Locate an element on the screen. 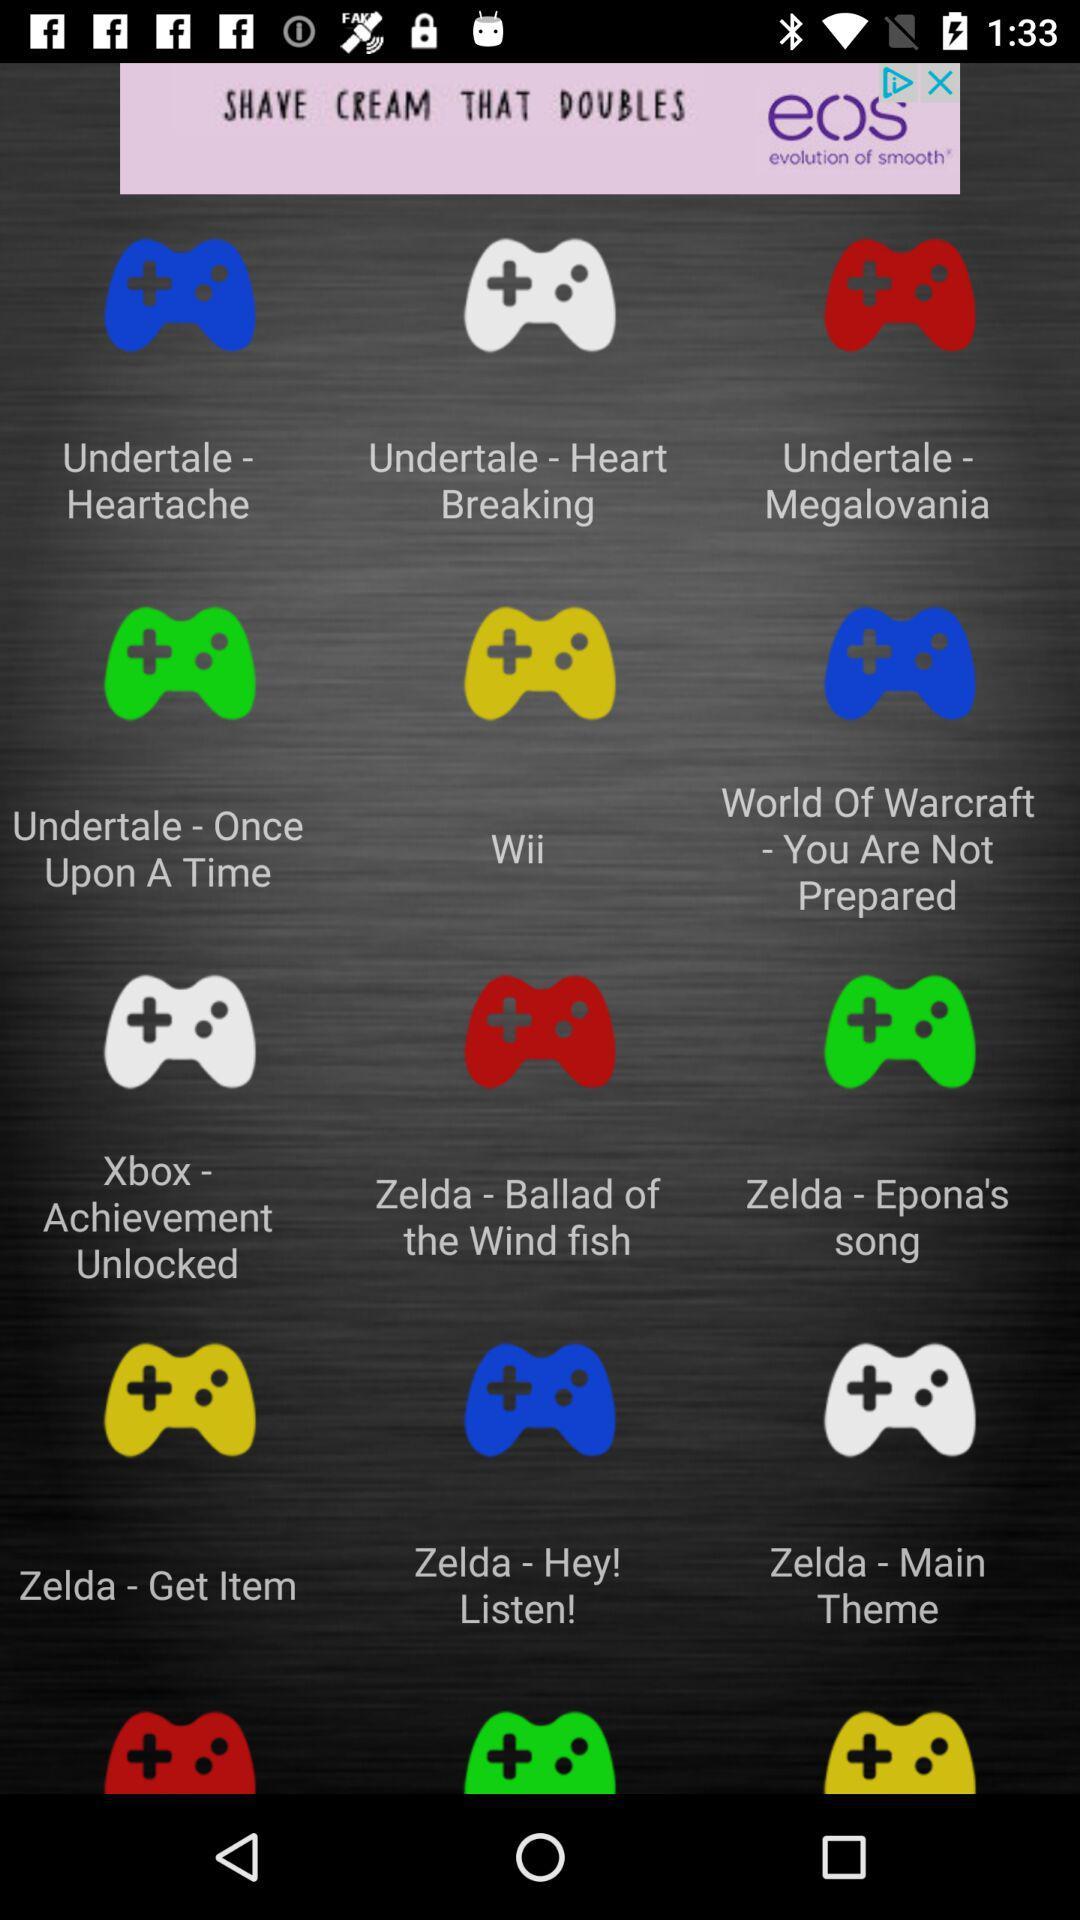 The image size is (1080, 1920). choose a cover is located at coordinates (898, 294).